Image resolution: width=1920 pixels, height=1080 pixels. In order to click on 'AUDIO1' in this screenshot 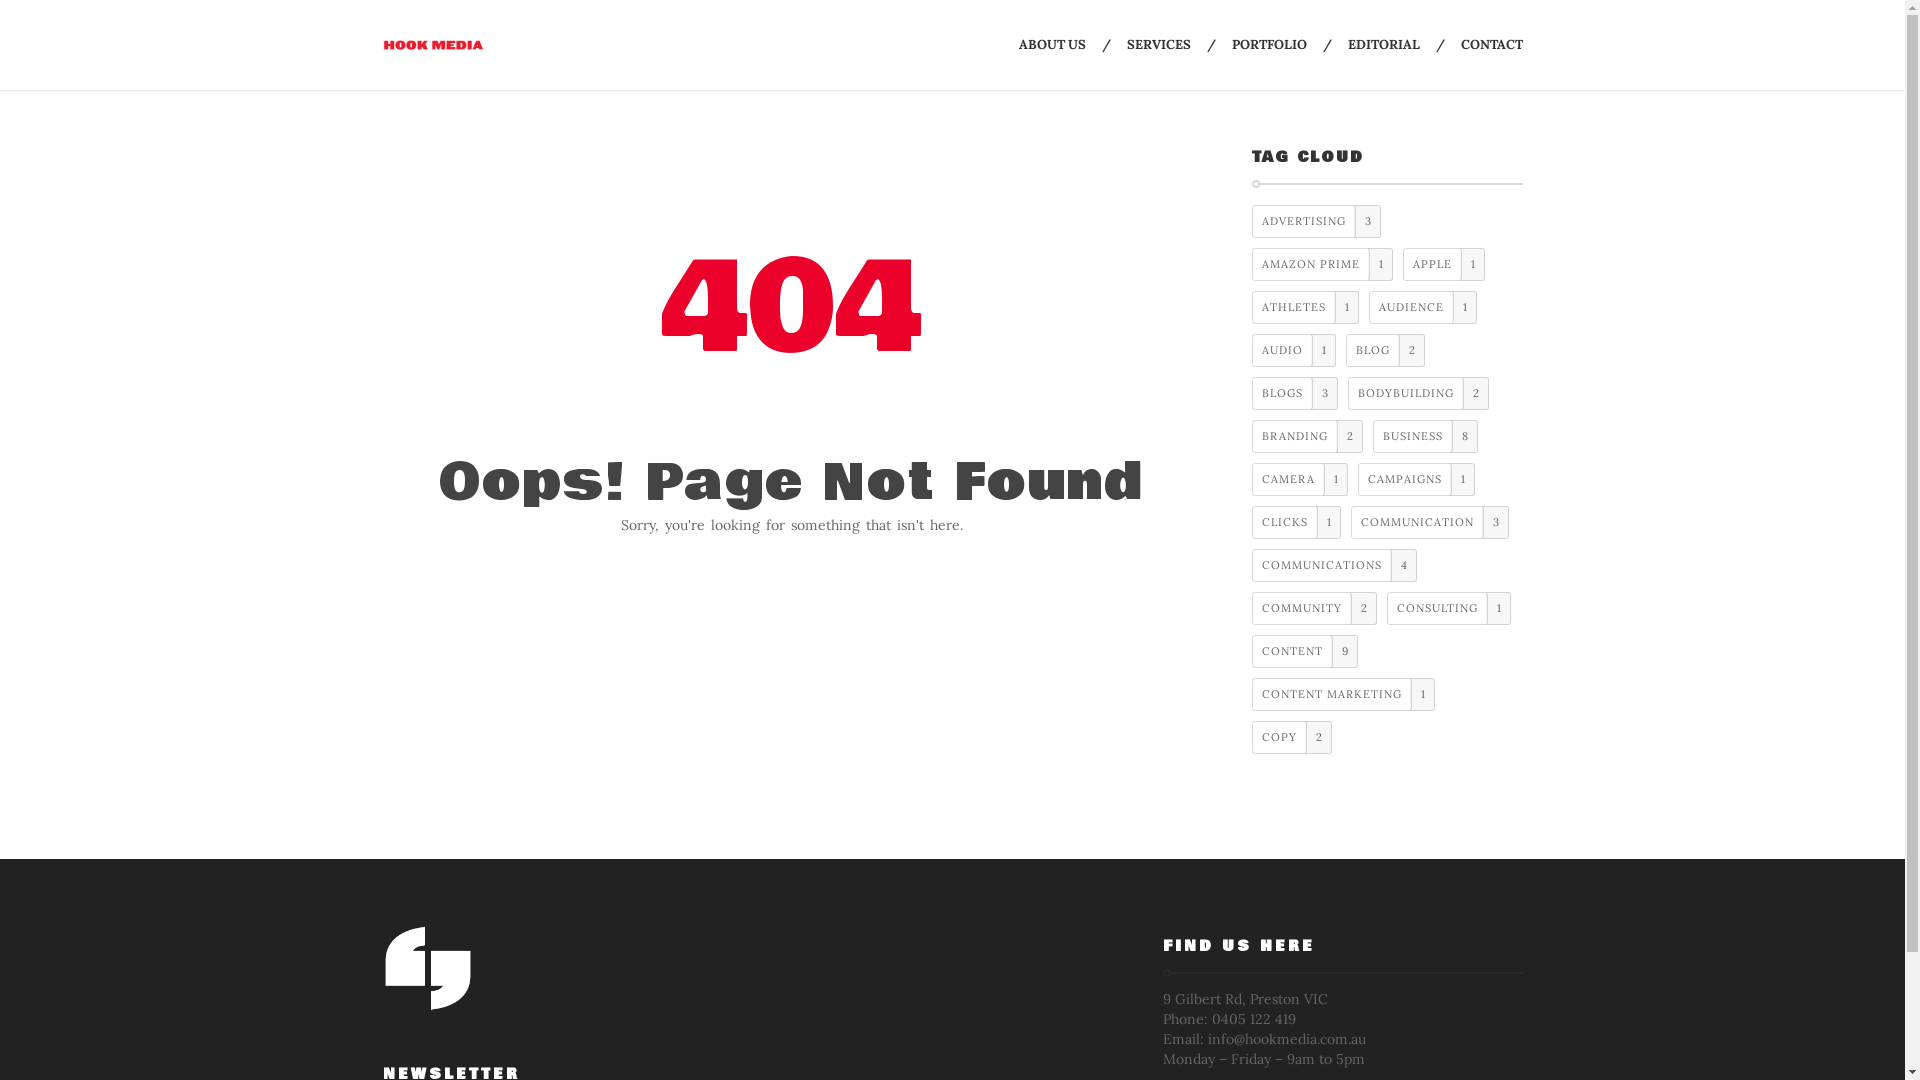, I will do `click(1294, 349)`.